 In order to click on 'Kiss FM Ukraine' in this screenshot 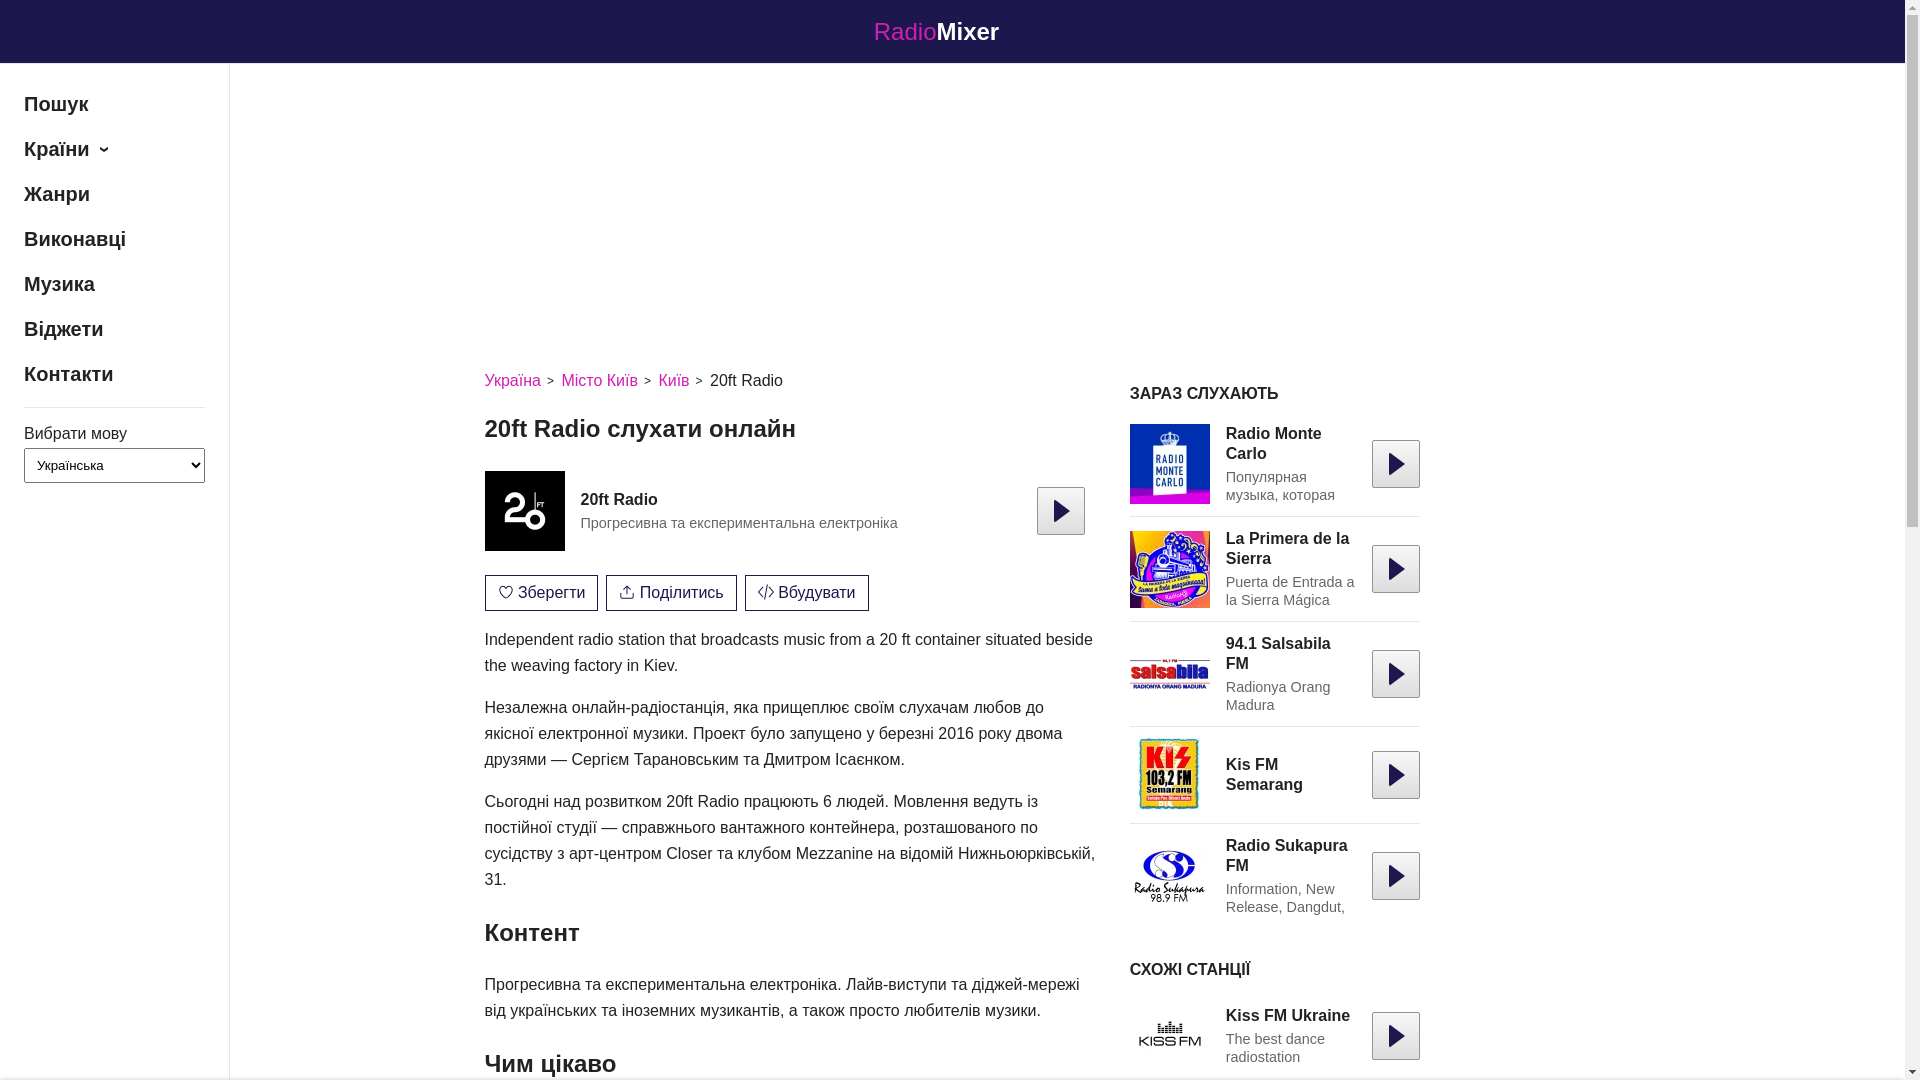, I will do `click(1287, 1015)`.